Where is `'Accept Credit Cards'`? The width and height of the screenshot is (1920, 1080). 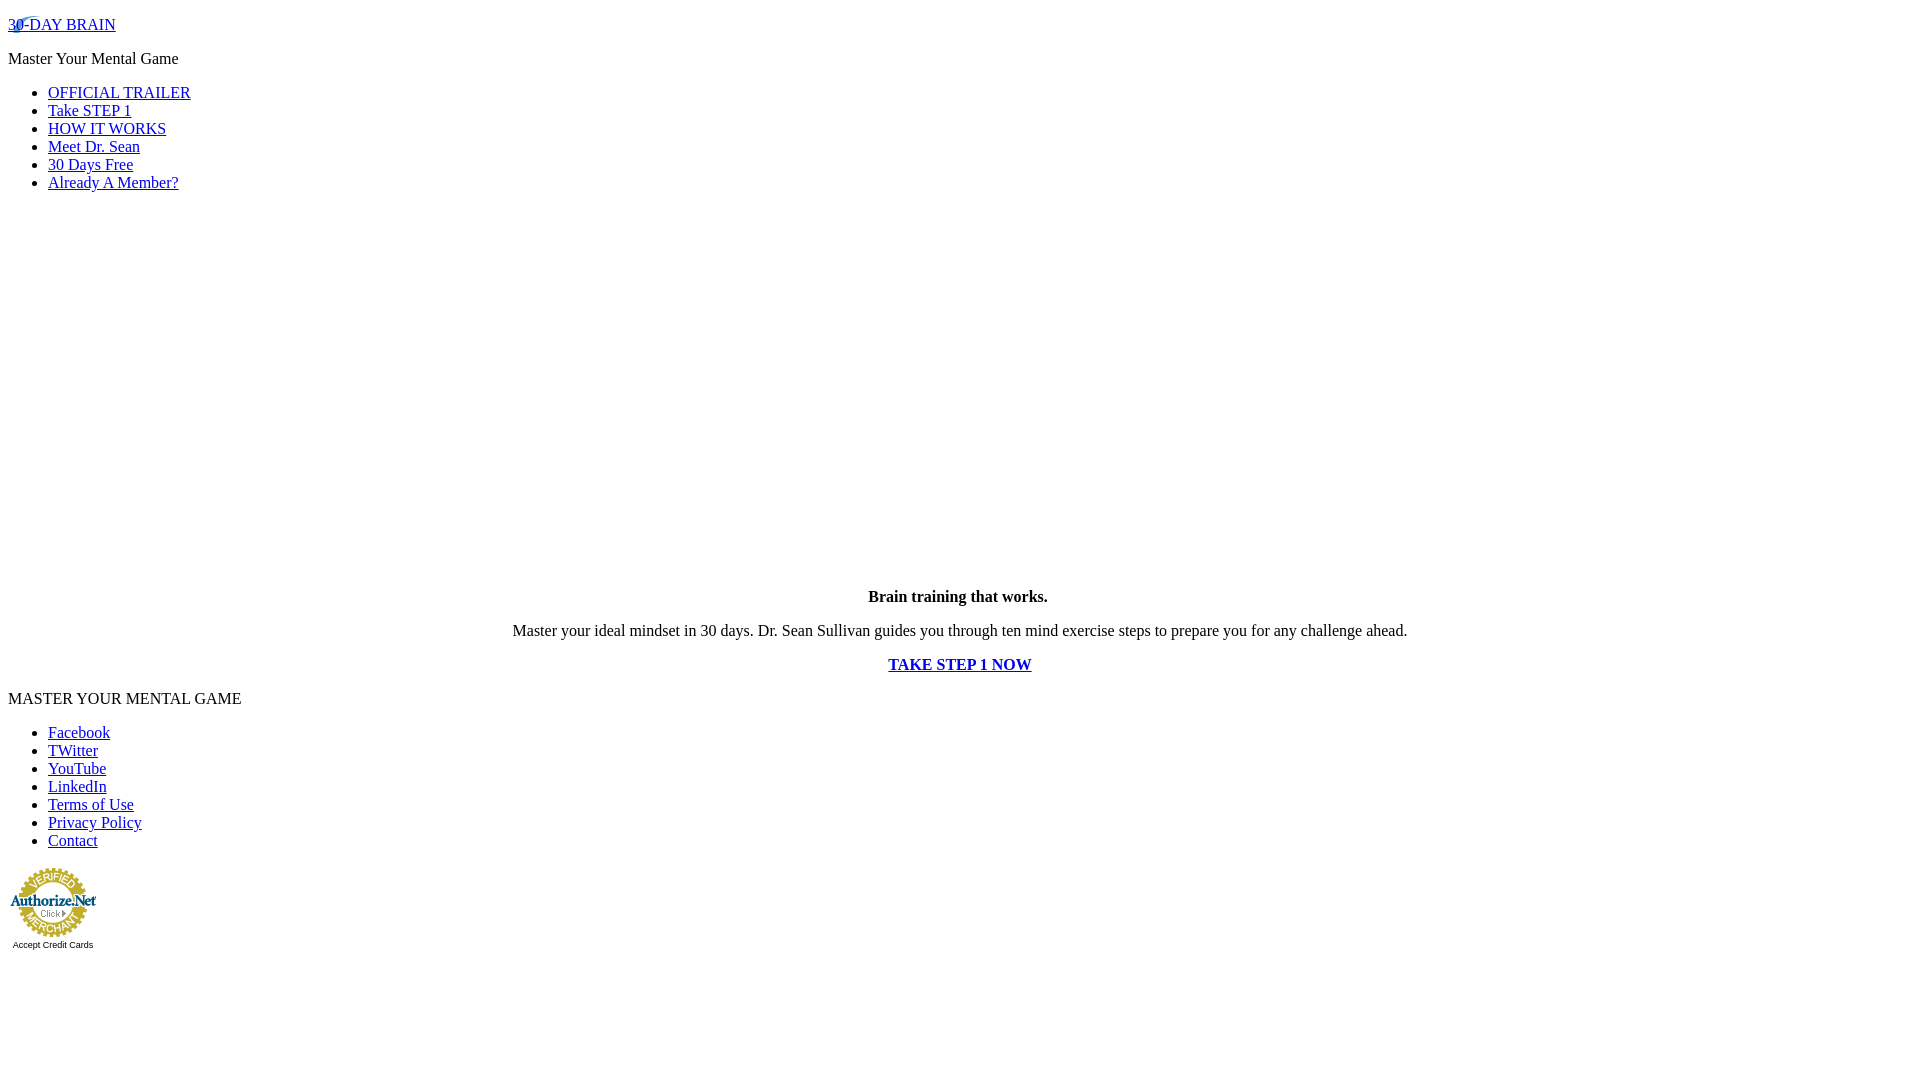 'Accept Credit Cards' is located at coordinates (53, 945).